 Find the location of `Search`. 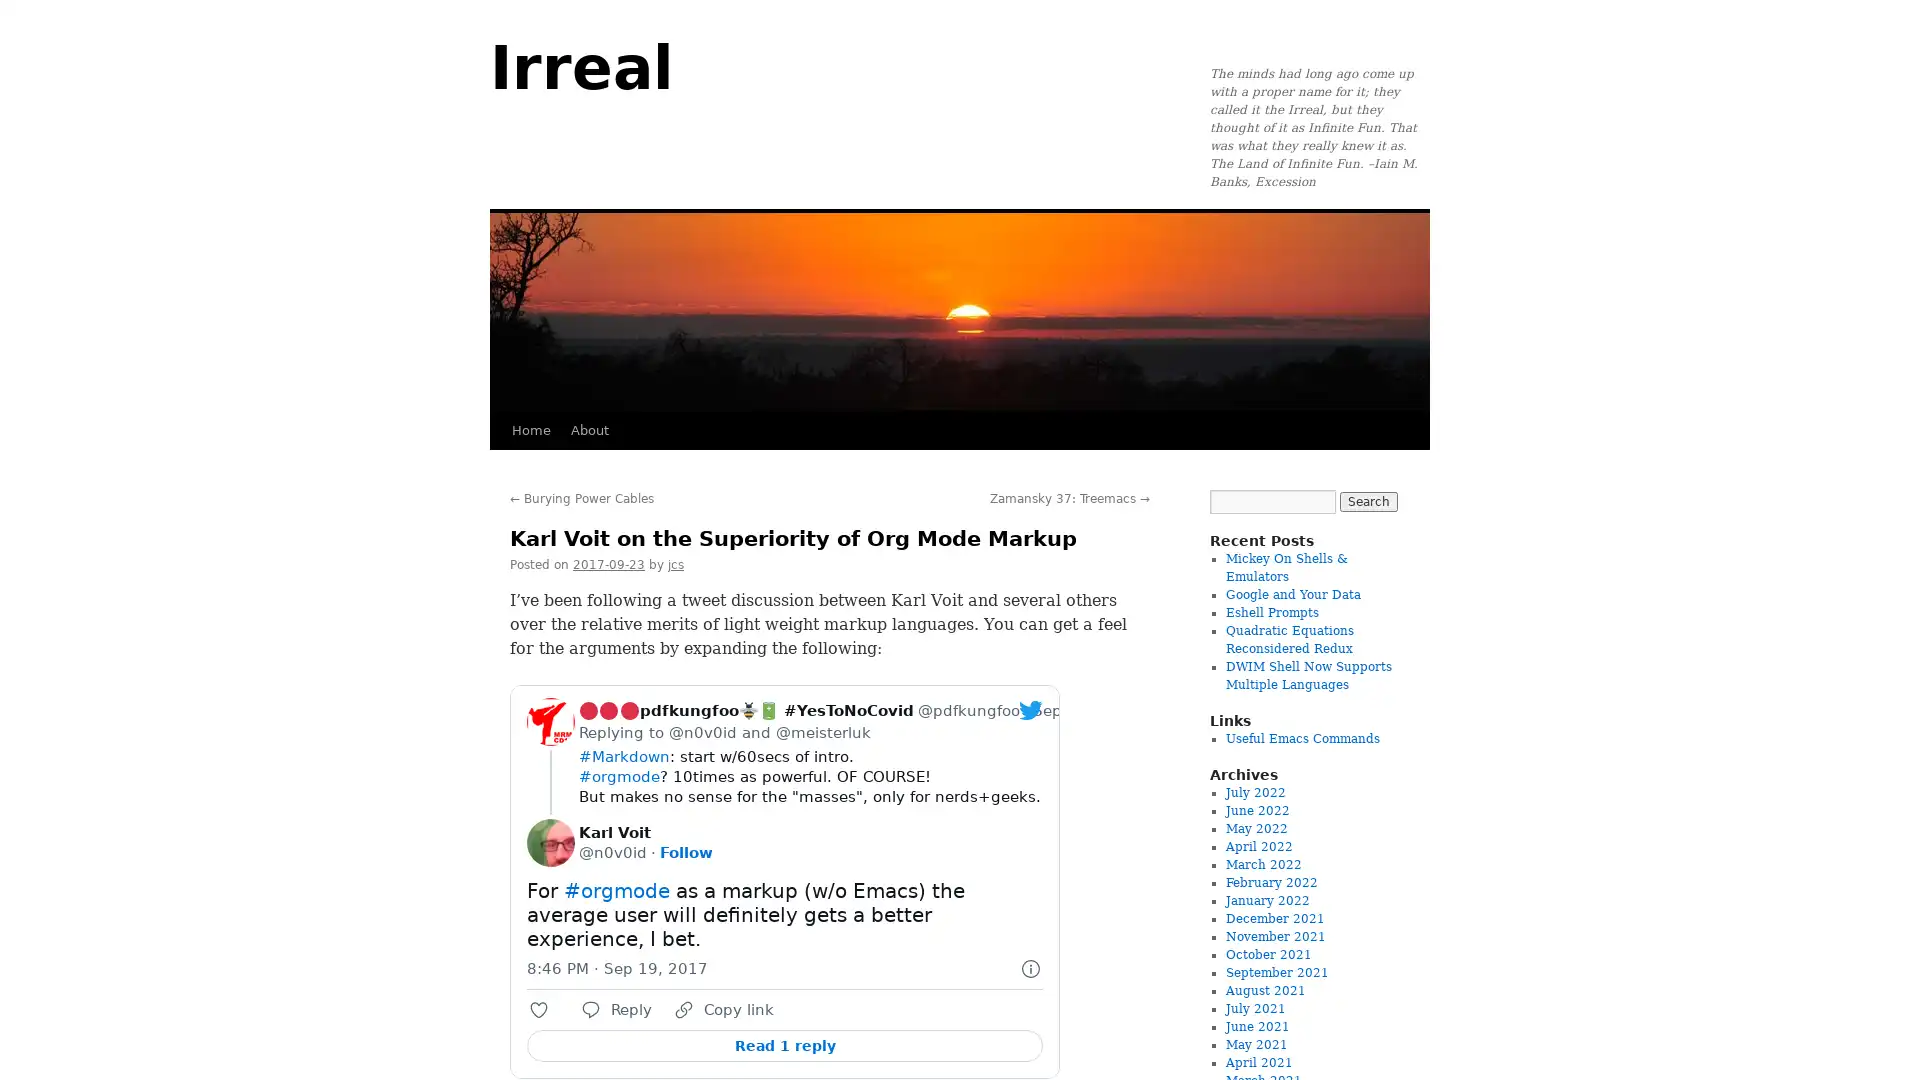

Search is located at coordinates (1367, 500).